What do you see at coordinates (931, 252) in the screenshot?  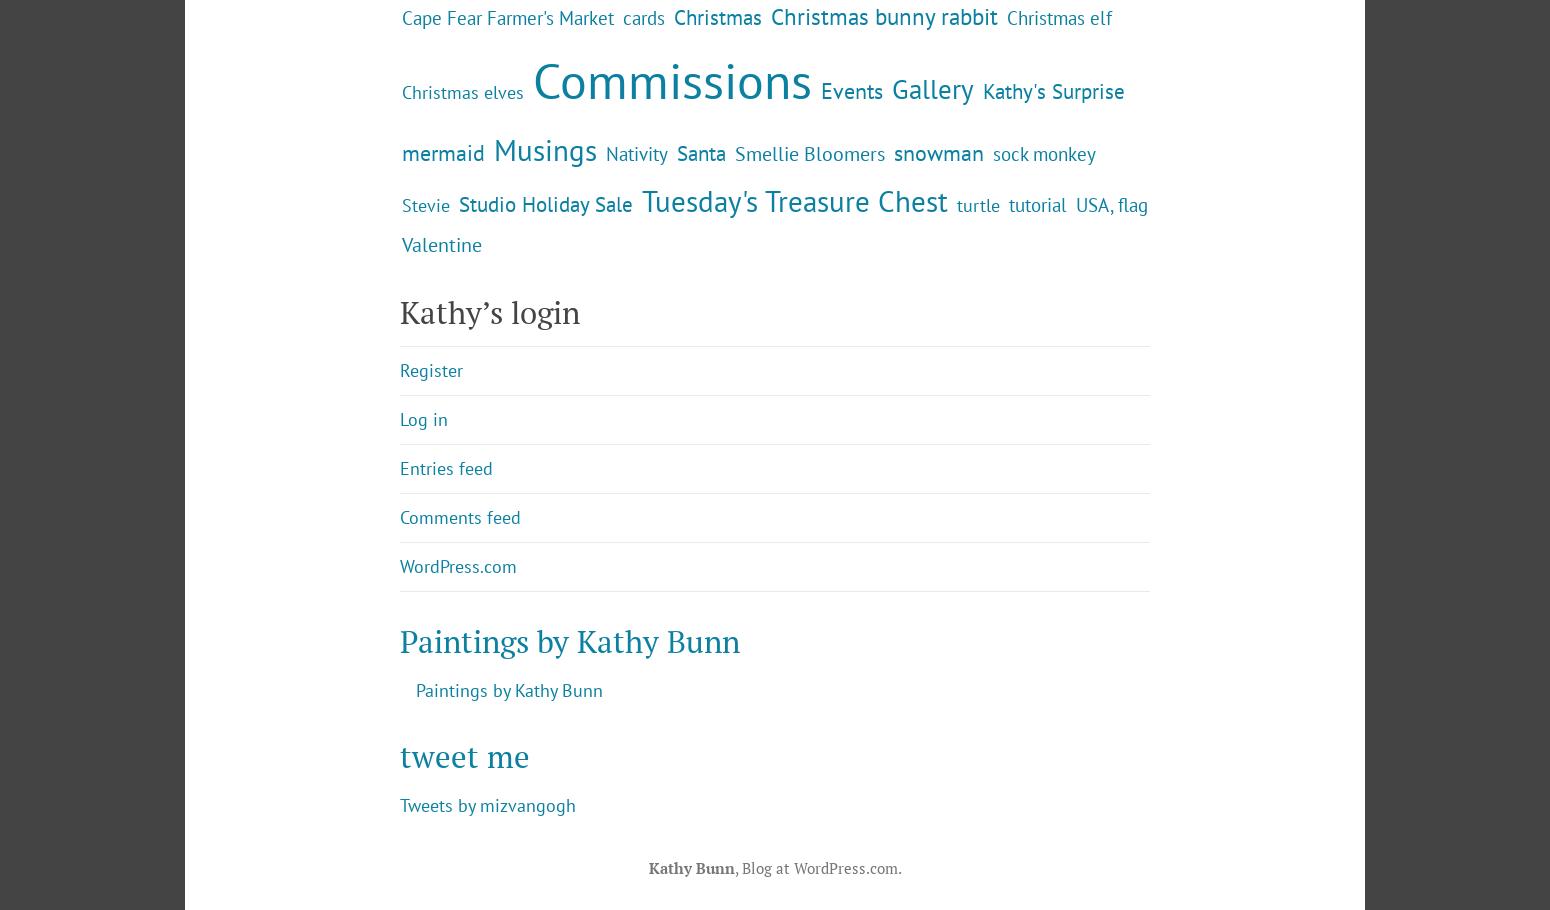 I see `'Gallery'` at bounding box center [931, 252].